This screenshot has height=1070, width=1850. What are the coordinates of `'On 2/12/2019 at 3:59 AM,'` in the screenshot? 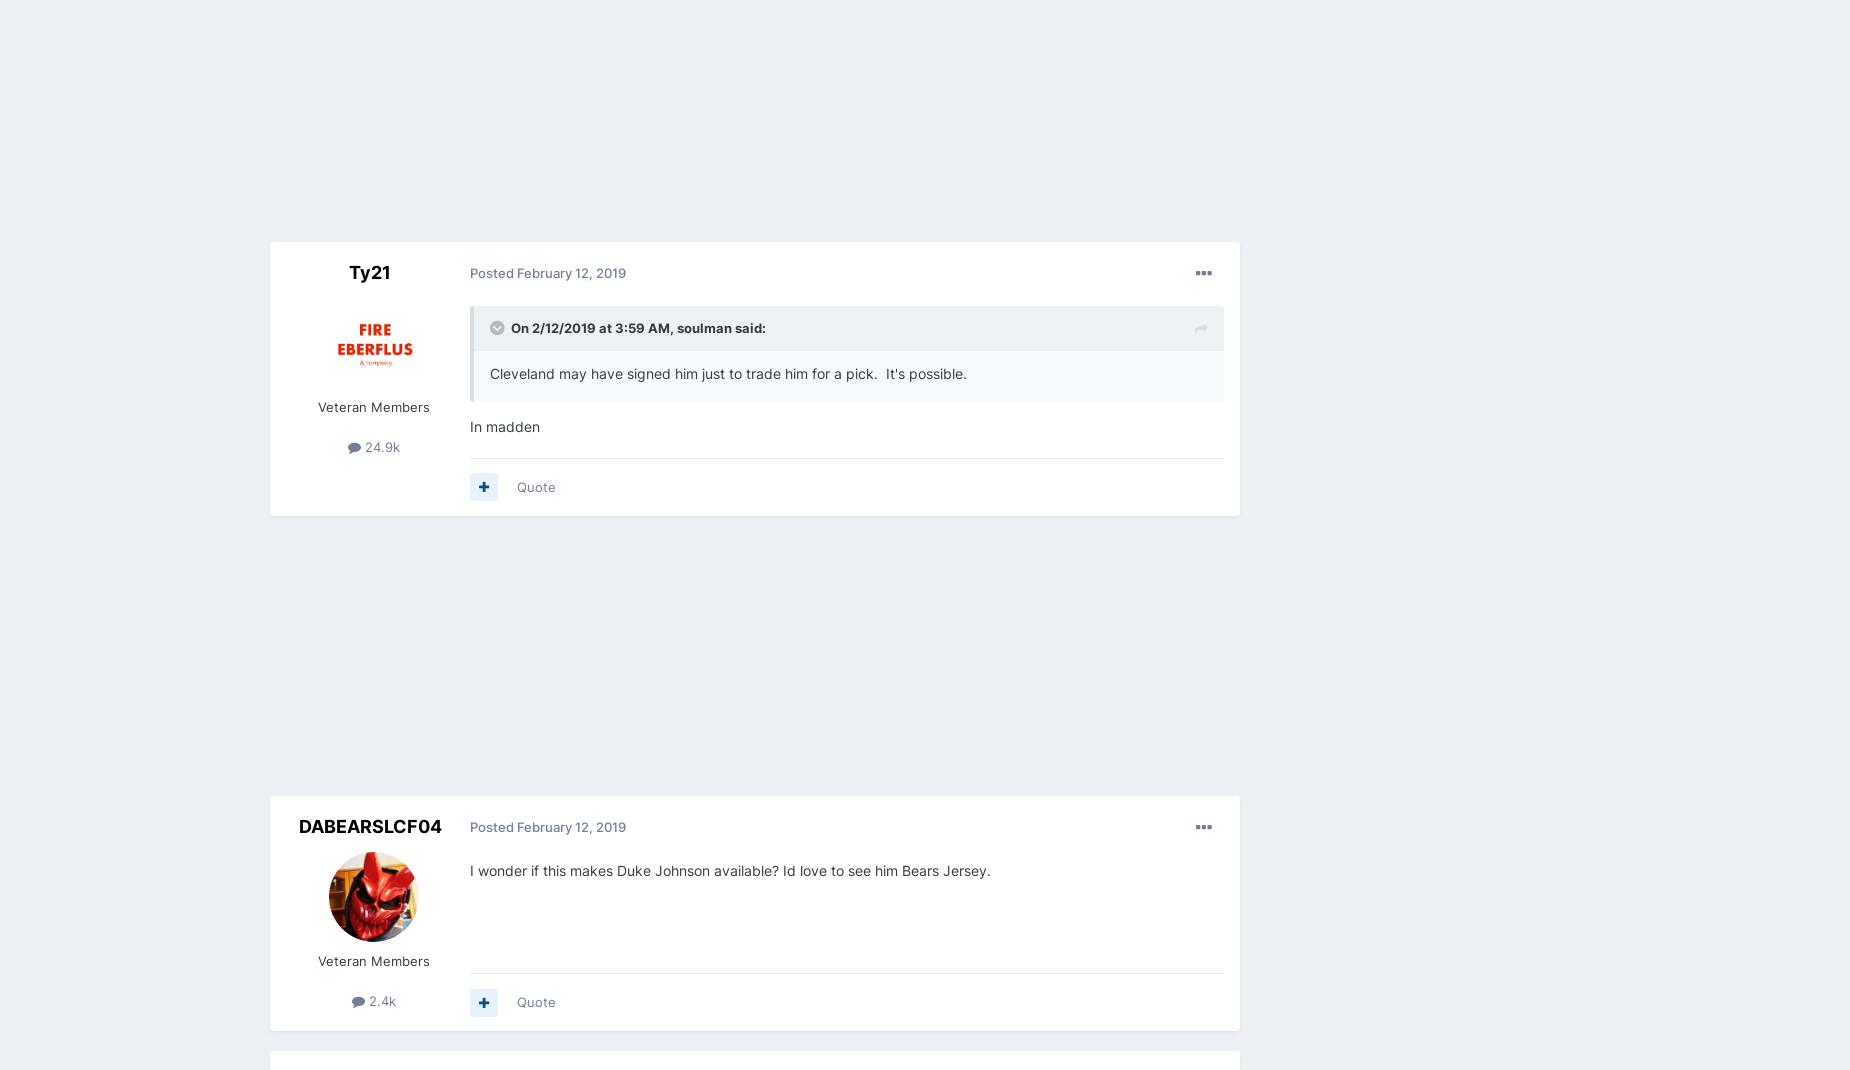 It's located at (594, 327).